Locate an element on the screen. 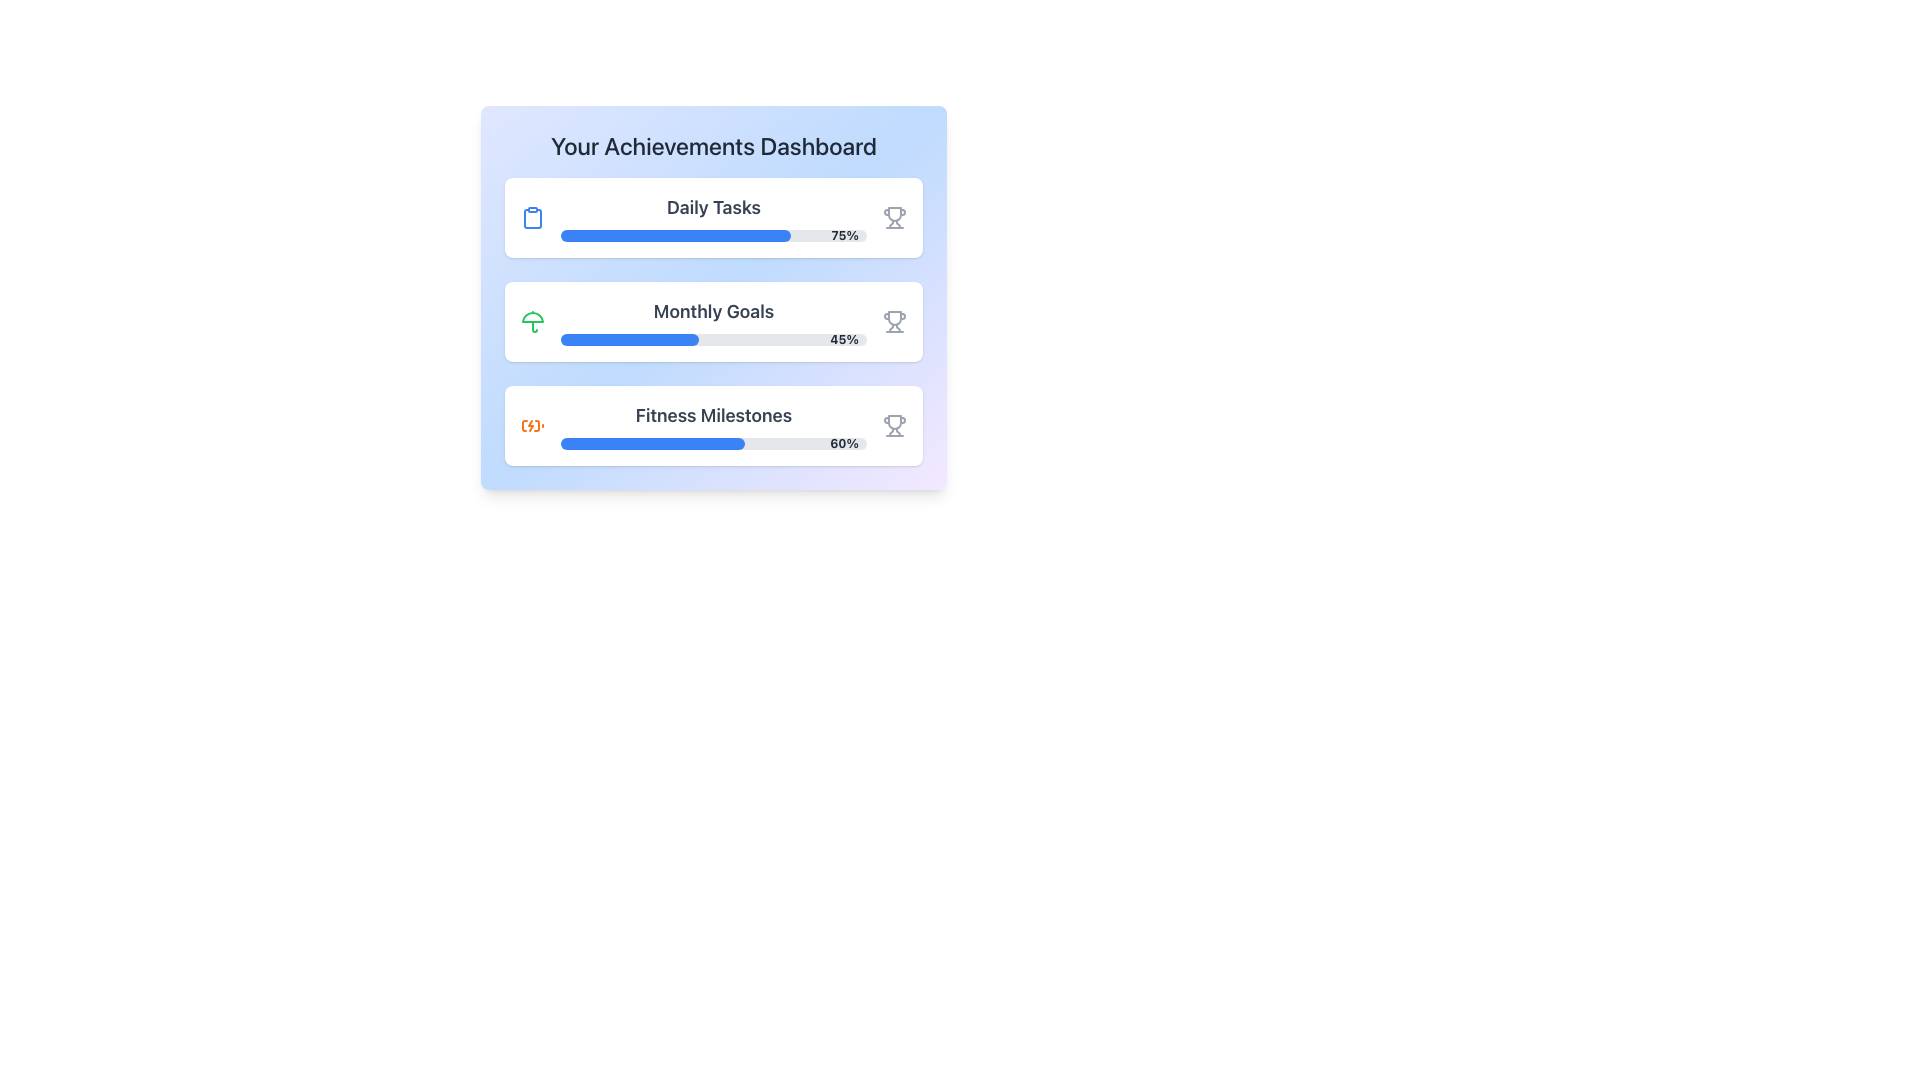 This screenshot has width=1920, height=1080. the progress bars within the central dashboard panel that provides a summary of various goals or tasks is located at coordinates (714, 297).